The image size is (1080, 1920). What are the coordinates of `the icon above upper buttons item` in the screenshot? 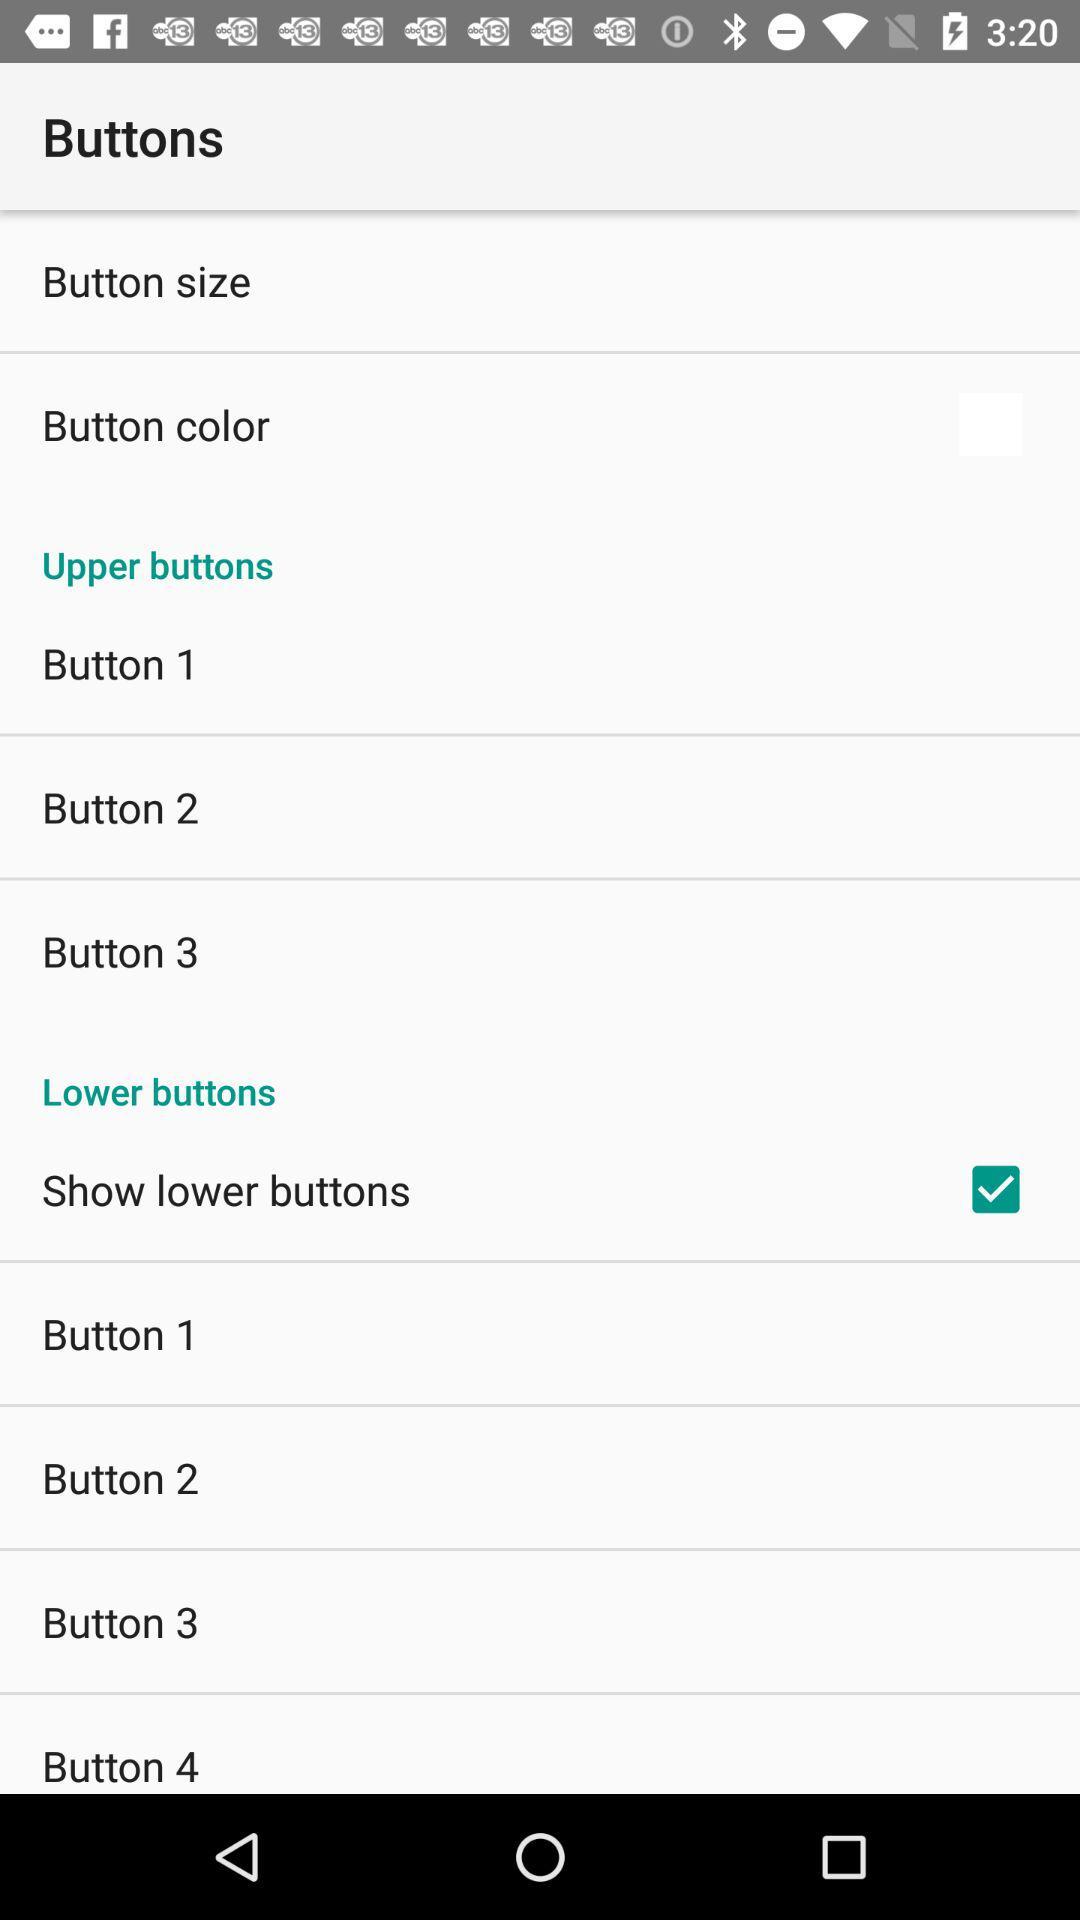 It's located at (990, 423).